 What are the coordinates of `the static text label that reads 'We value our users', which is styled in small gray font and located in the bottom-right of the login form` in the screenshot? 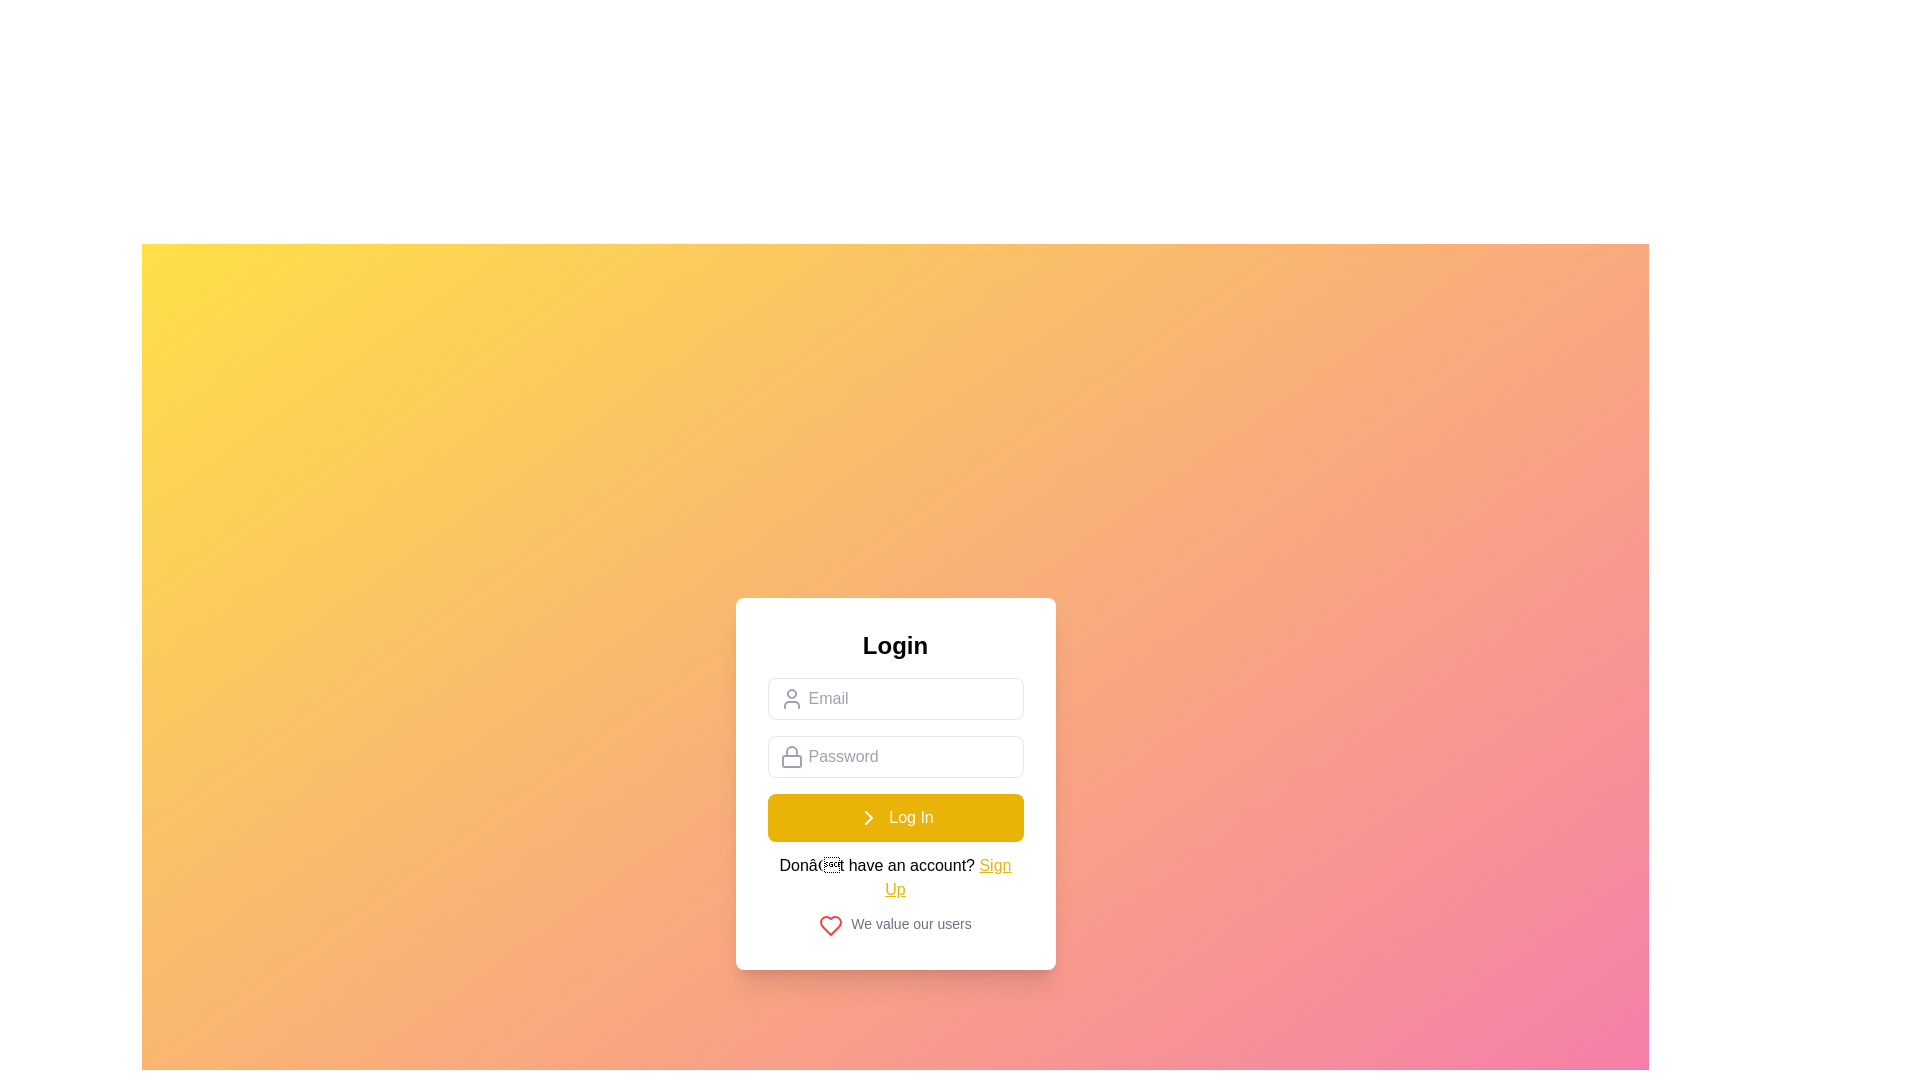 It's located at (910, 925).